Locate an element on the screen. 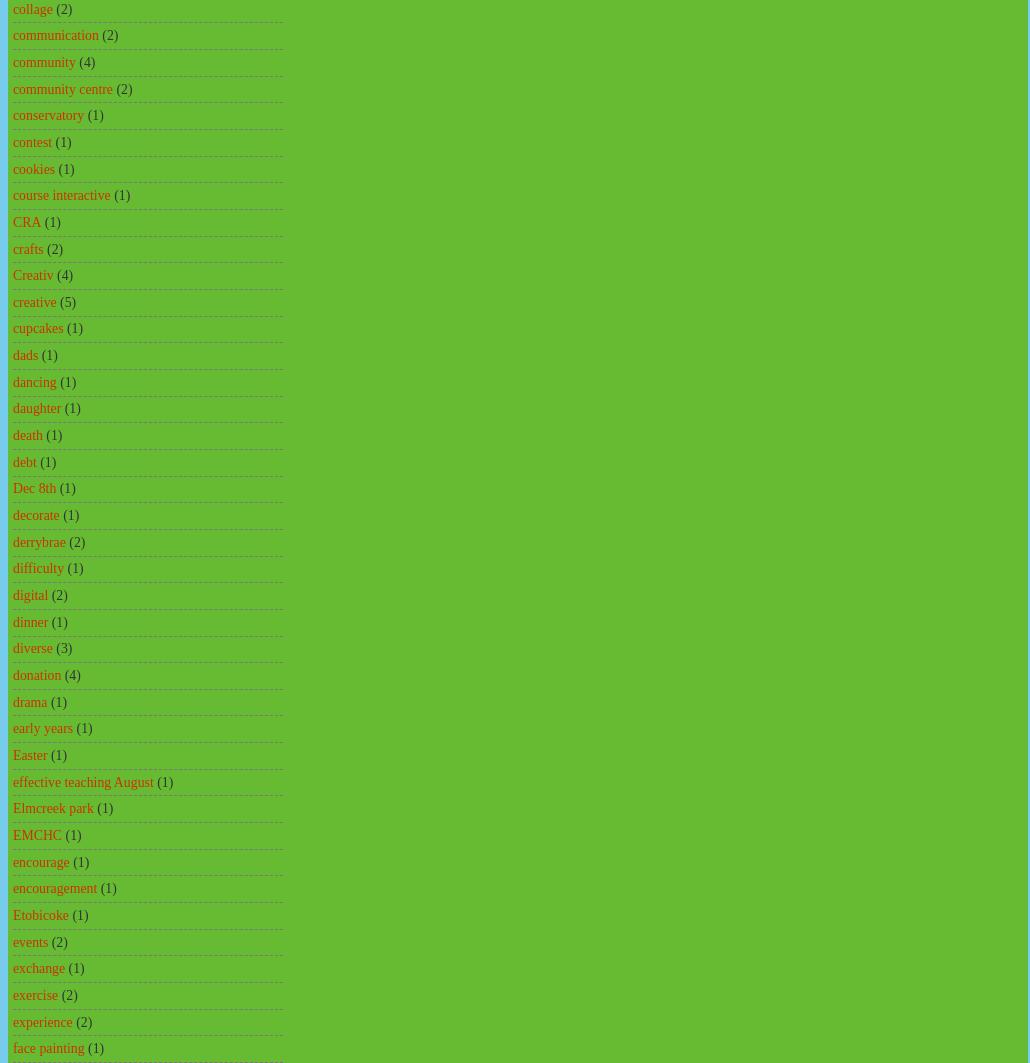 Image resolution: width=1030 pixels, height=1063 pixels. 'face painting' is located at coordinates (48, 1047).